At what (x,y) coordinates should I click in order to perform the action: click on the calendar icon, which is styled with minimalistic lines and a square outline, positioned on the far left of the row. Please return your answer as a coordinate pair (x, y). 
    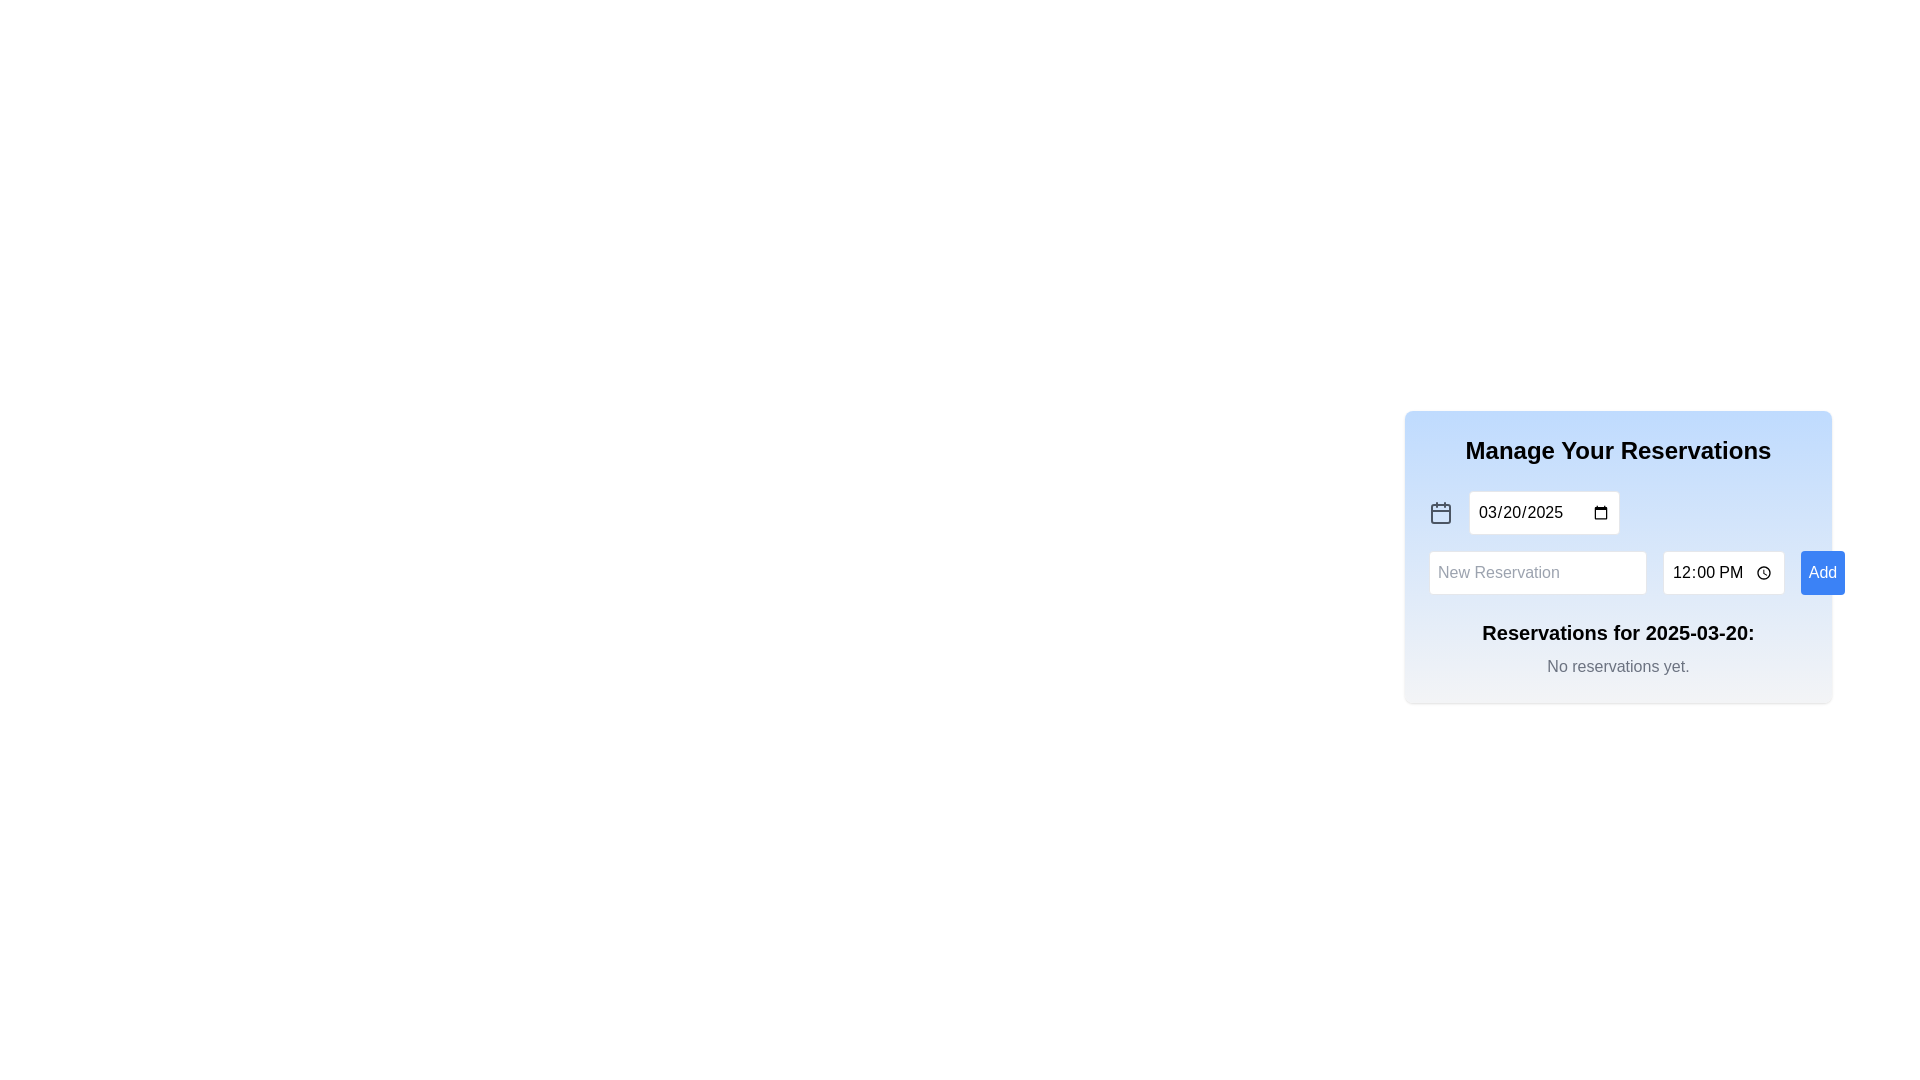
    Looking at the image, I should click on (1440, 512).